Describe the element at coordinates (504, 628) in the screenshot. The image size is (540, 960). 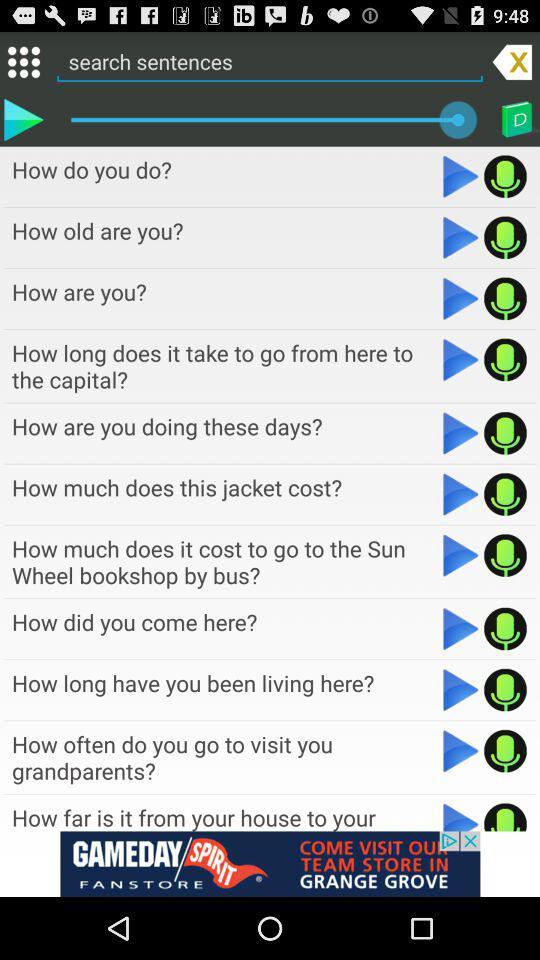
I see `record` at that location.